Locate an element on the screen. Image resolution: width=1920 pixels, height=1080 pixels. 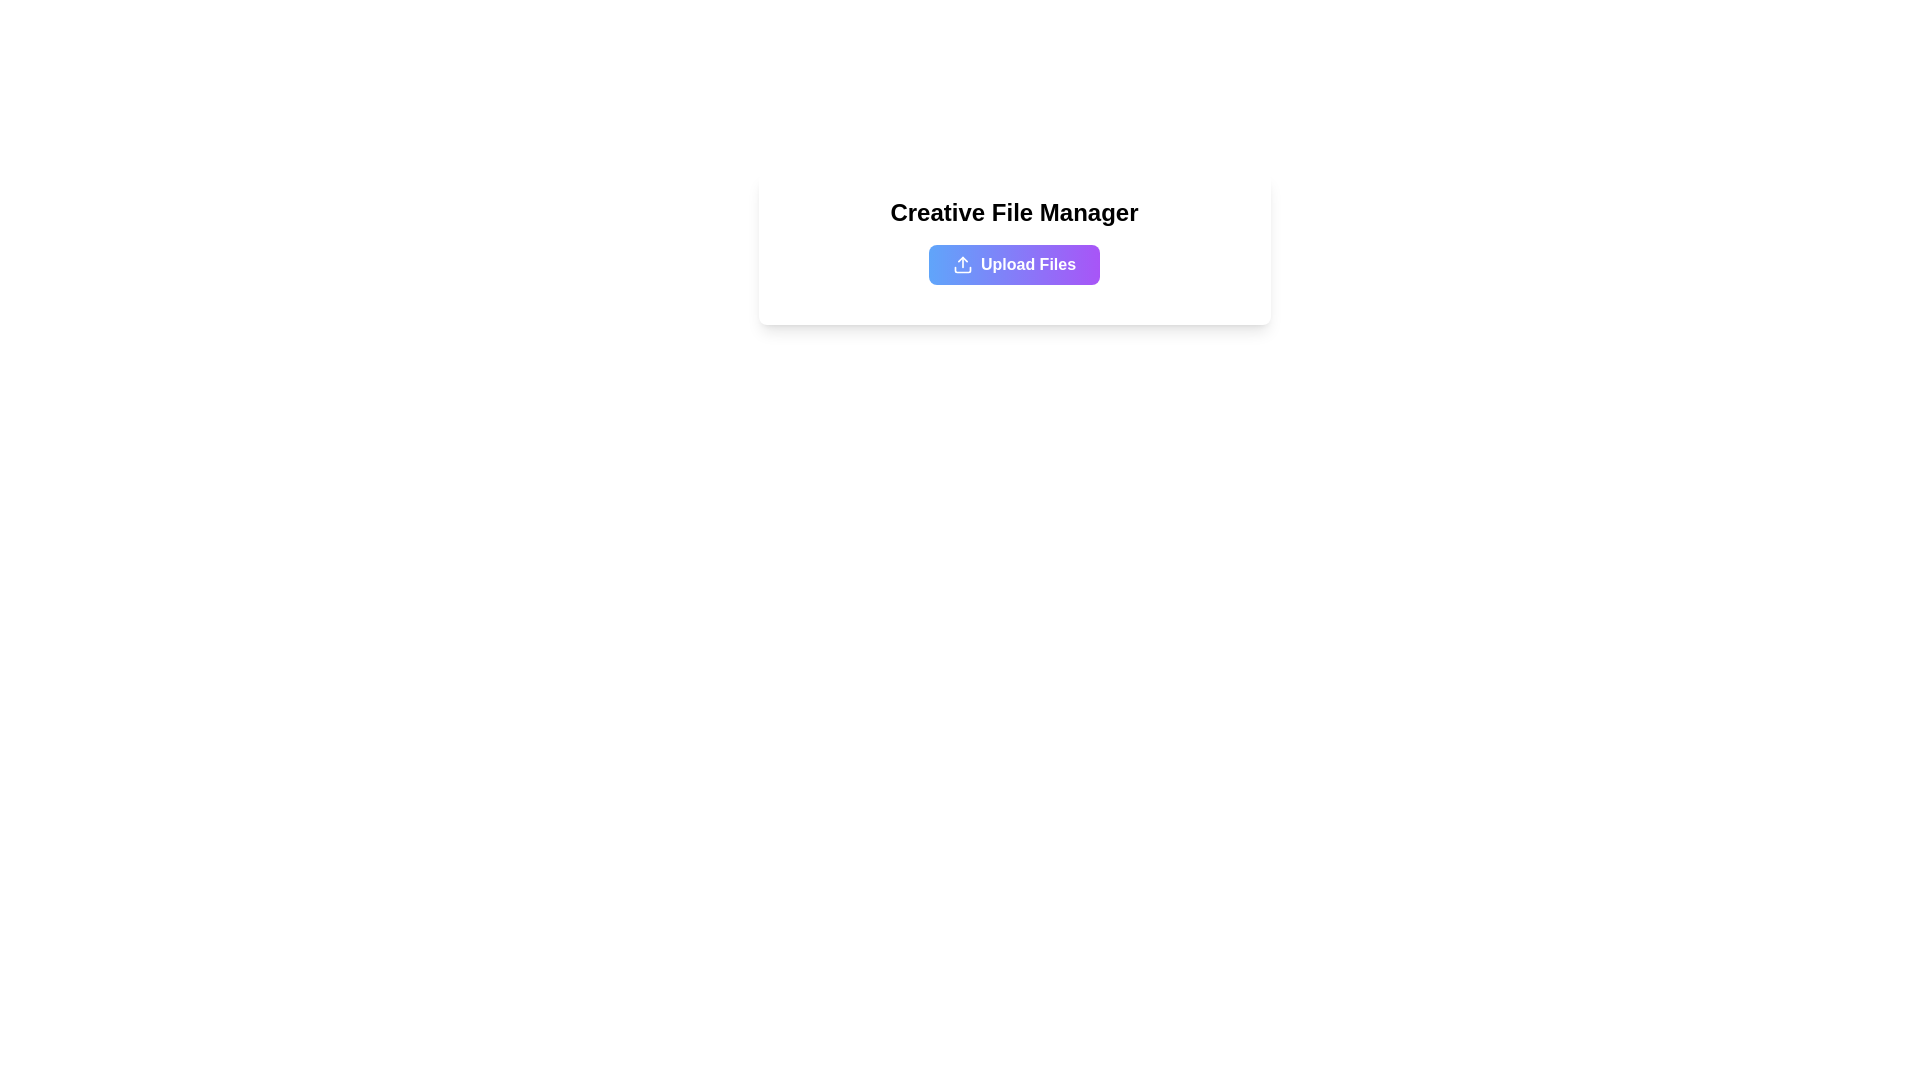
the 'Upload Files' button, which is a rectangular button with a gradient background from blue to purple, featuring a white upload icon and bold white text, centered below 'Creative File Manager' is located at coordinates (1014, 264).